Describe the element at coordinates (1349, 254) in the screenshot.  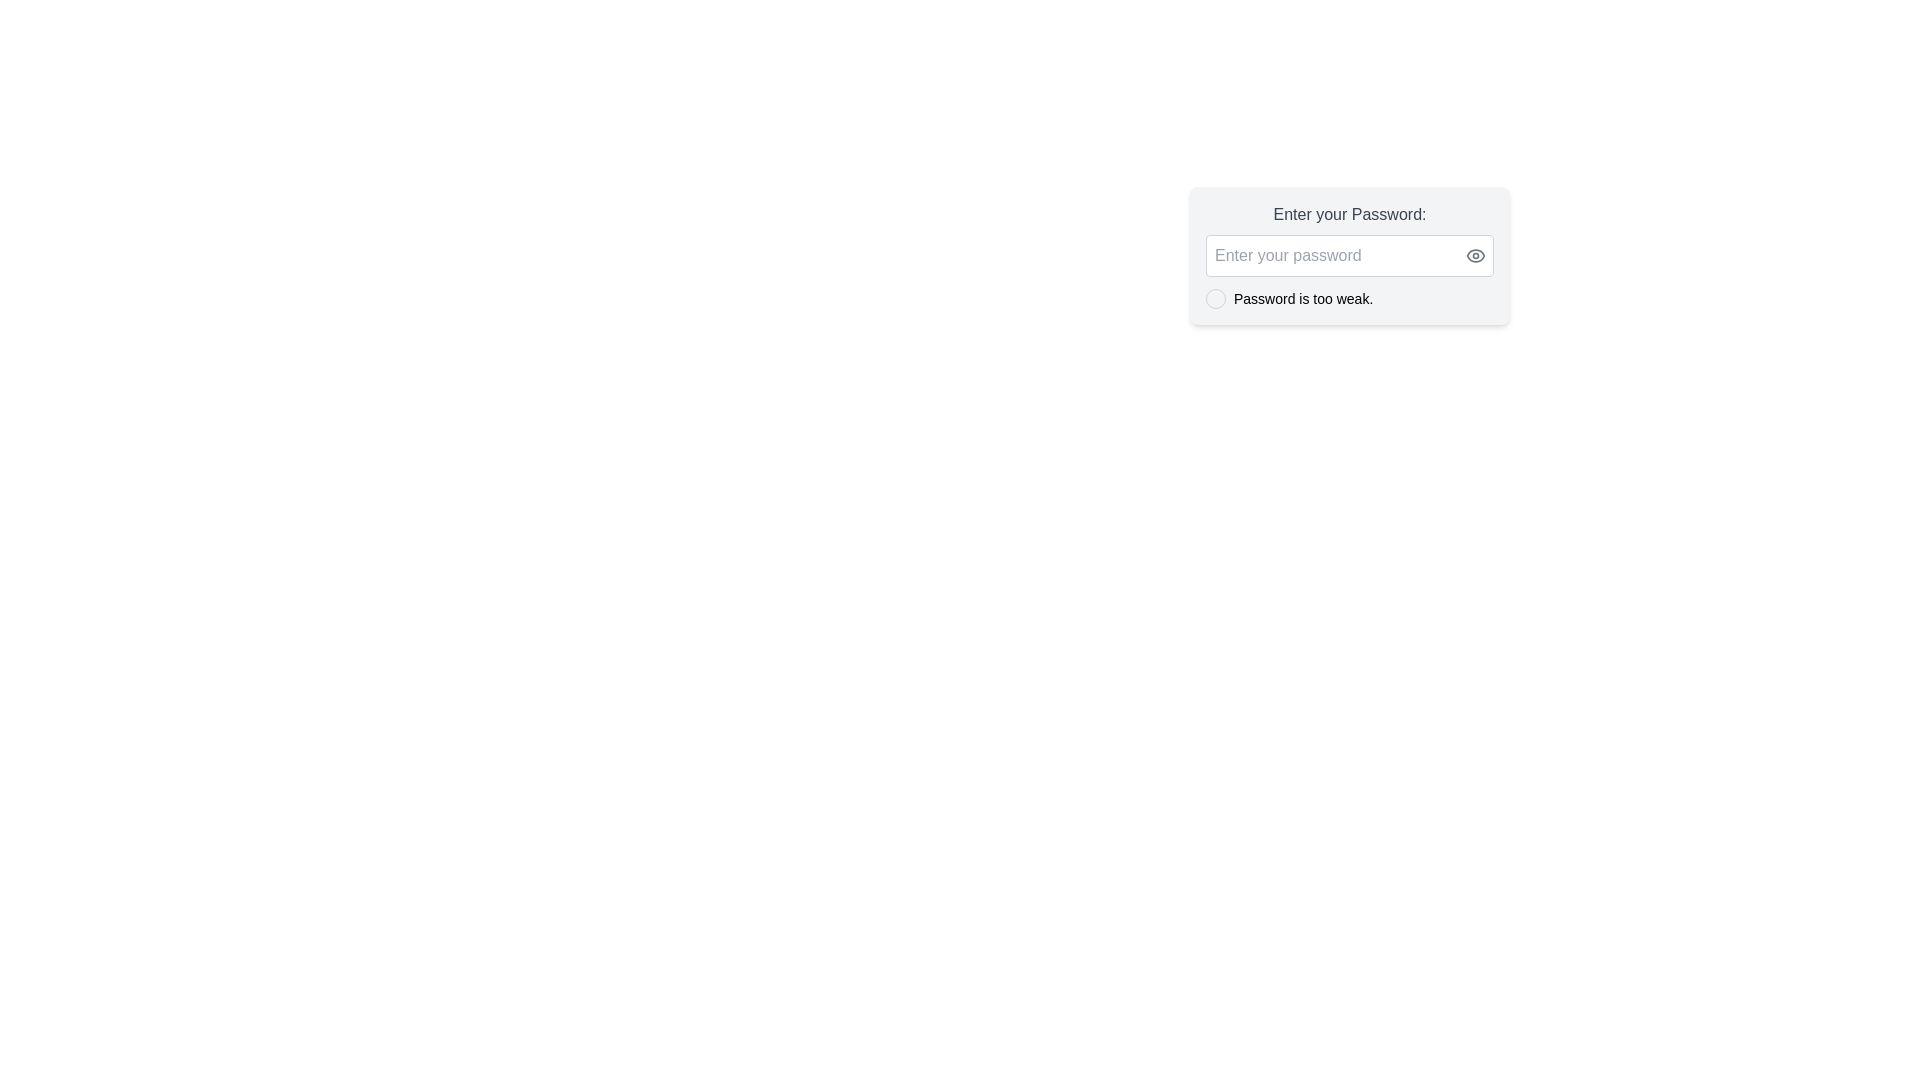
I see `the password input field styled with rounded borders that has a placeholder text 'Enter your password' to focus on it` at that location.